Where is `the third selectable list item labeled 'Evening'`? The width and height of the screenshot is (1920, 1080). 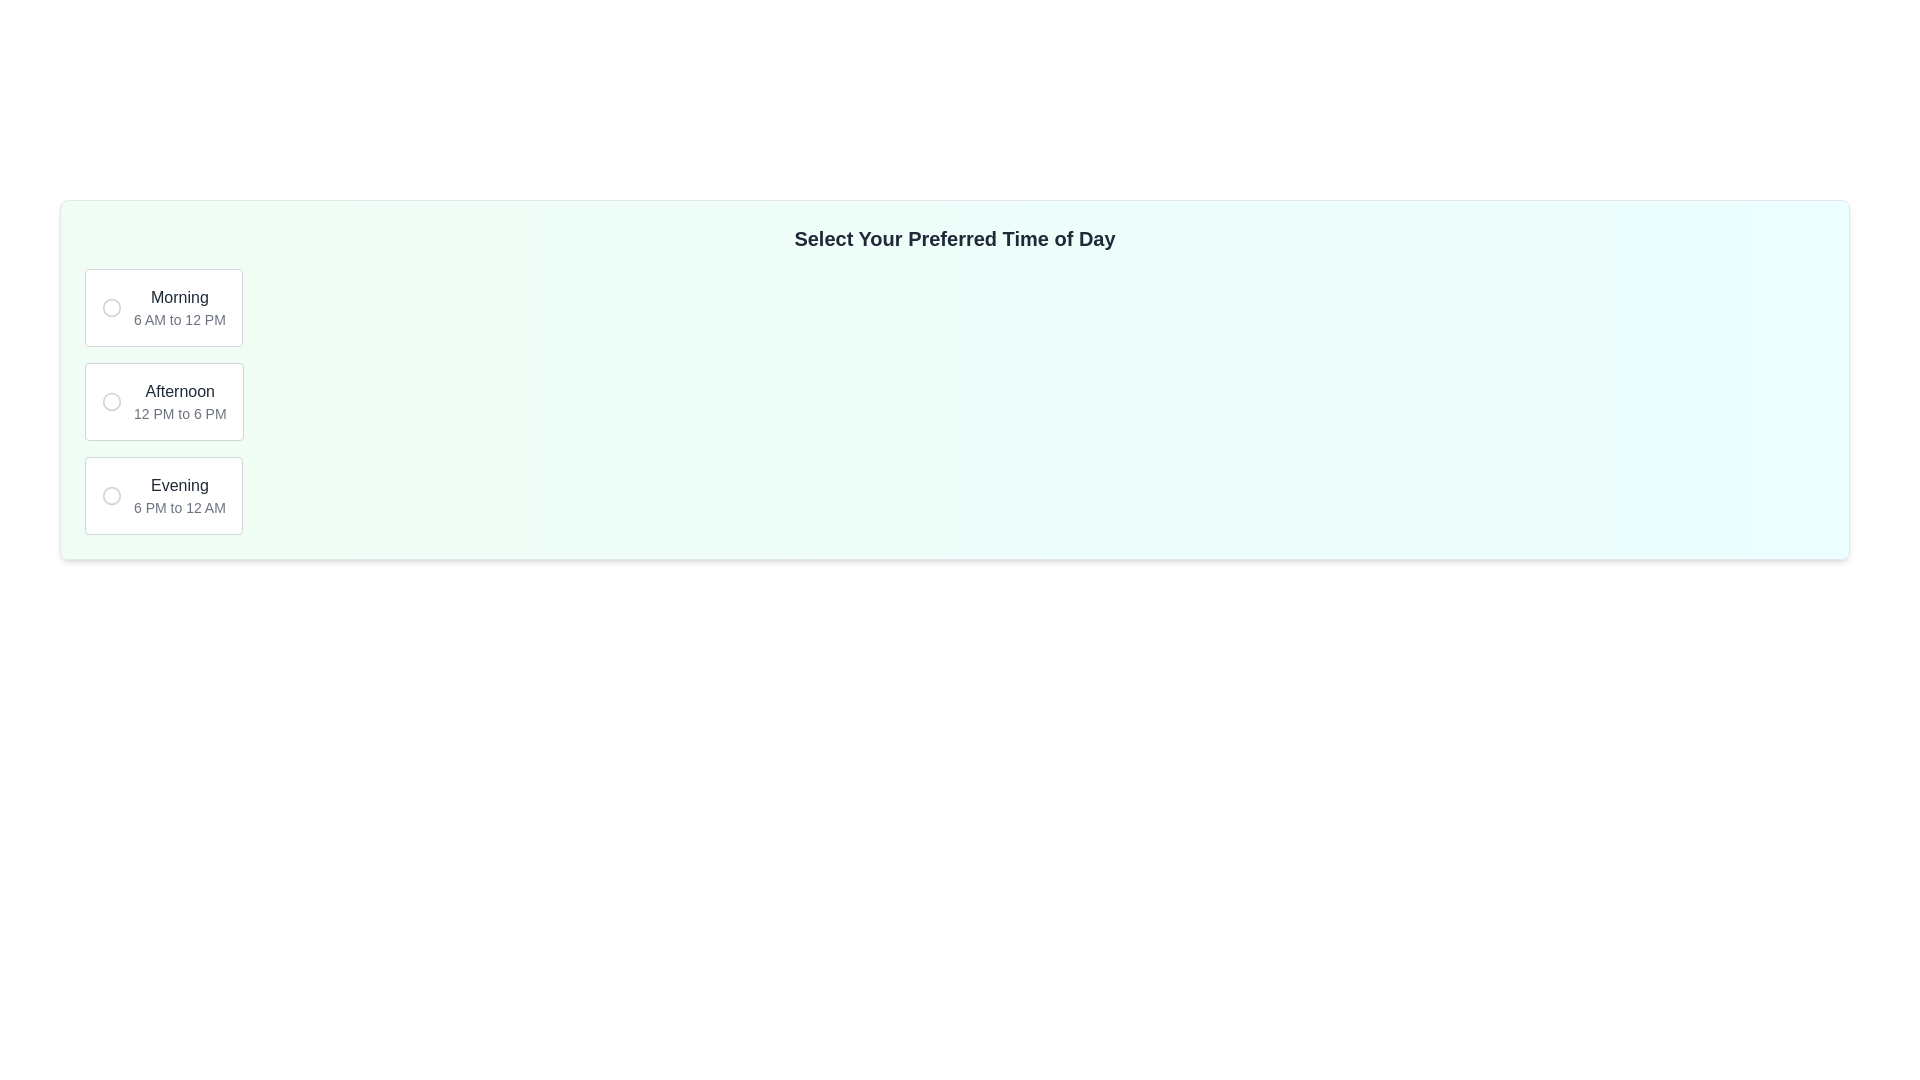
the third selectable list item labeled 'Evening' is located at coordinates (179, 495).